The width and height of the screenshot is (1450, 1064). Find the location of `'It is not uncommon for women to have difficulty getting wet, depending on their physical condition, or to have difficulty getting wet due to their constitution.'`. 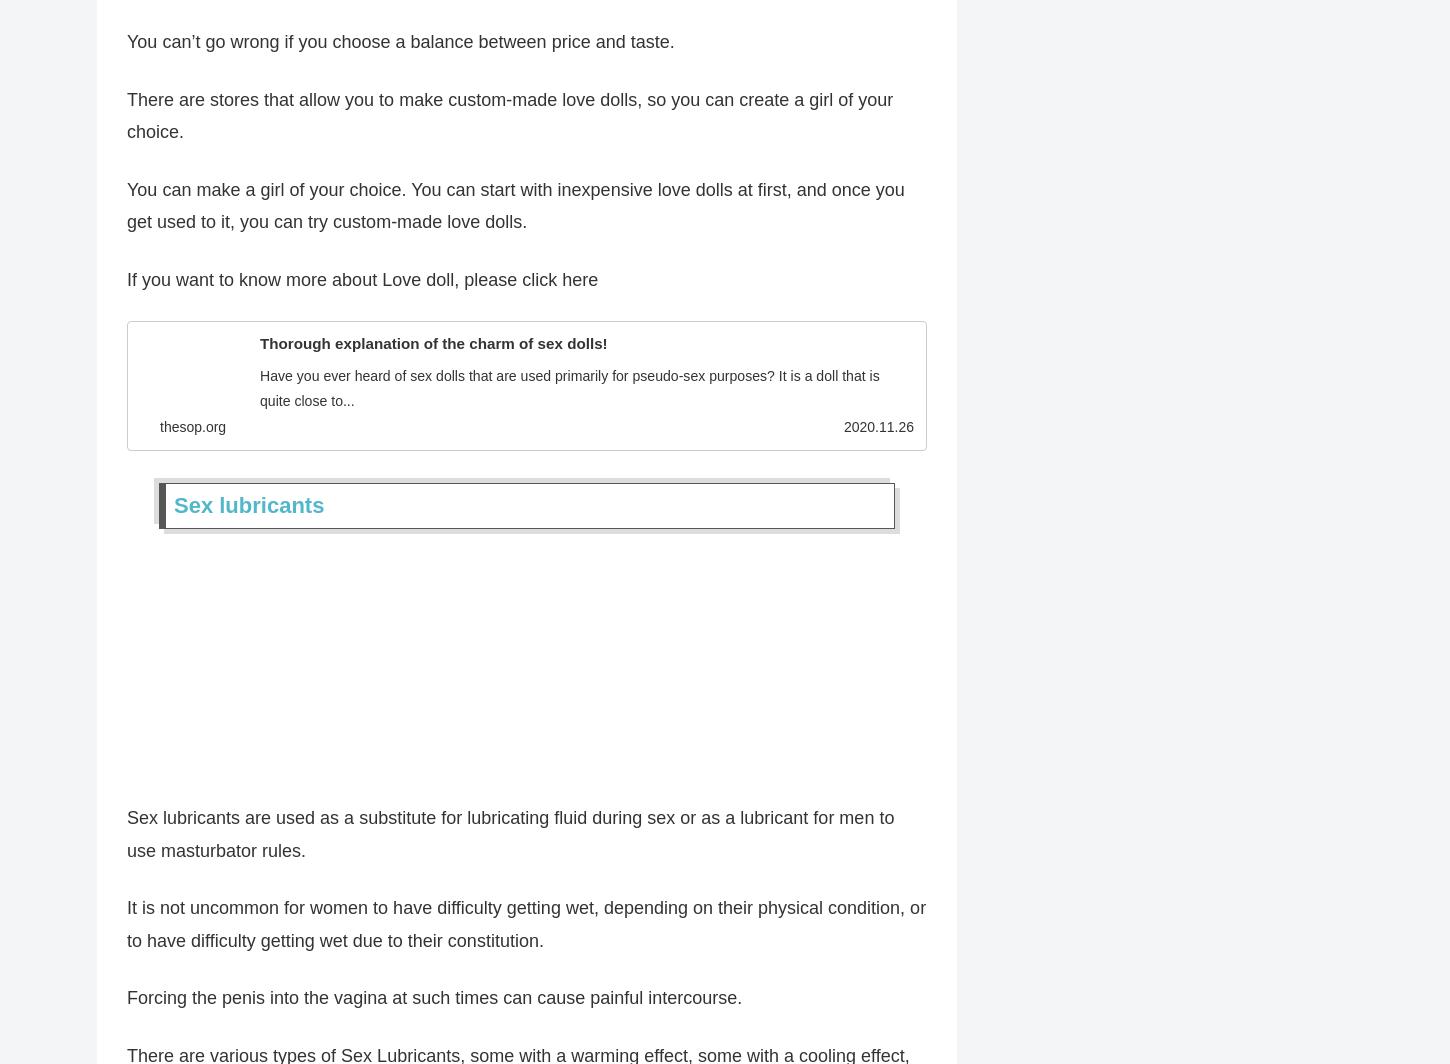

'It is not uncommon for women to have difficulty getting wet, depending on their physical condition, or to have difficulty getting wet due to their constitution.' is located at coordinates (526, 929).